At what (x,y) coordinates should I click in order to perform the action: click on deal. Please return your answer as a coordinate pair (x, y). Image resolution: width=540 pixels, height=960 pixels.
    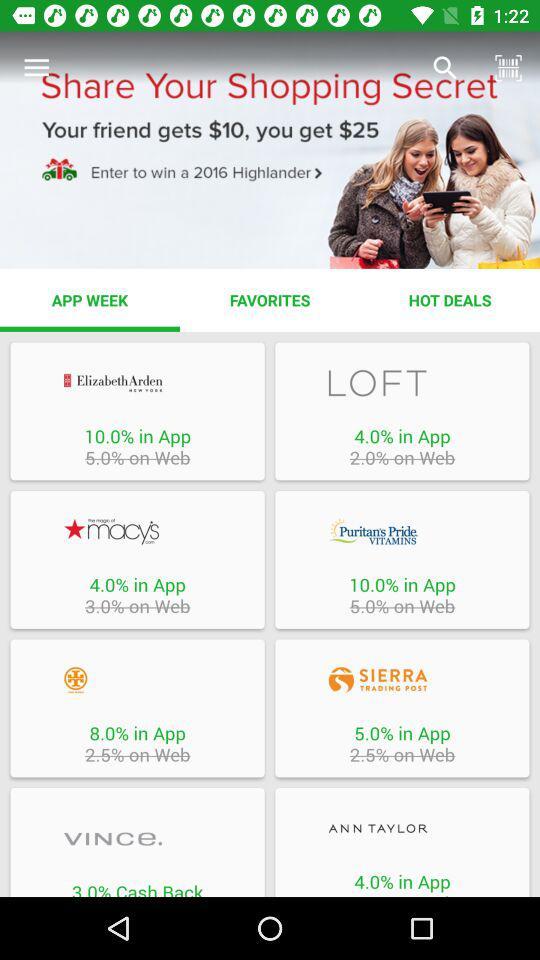
    Looking at the image, I should click on (402, 680).